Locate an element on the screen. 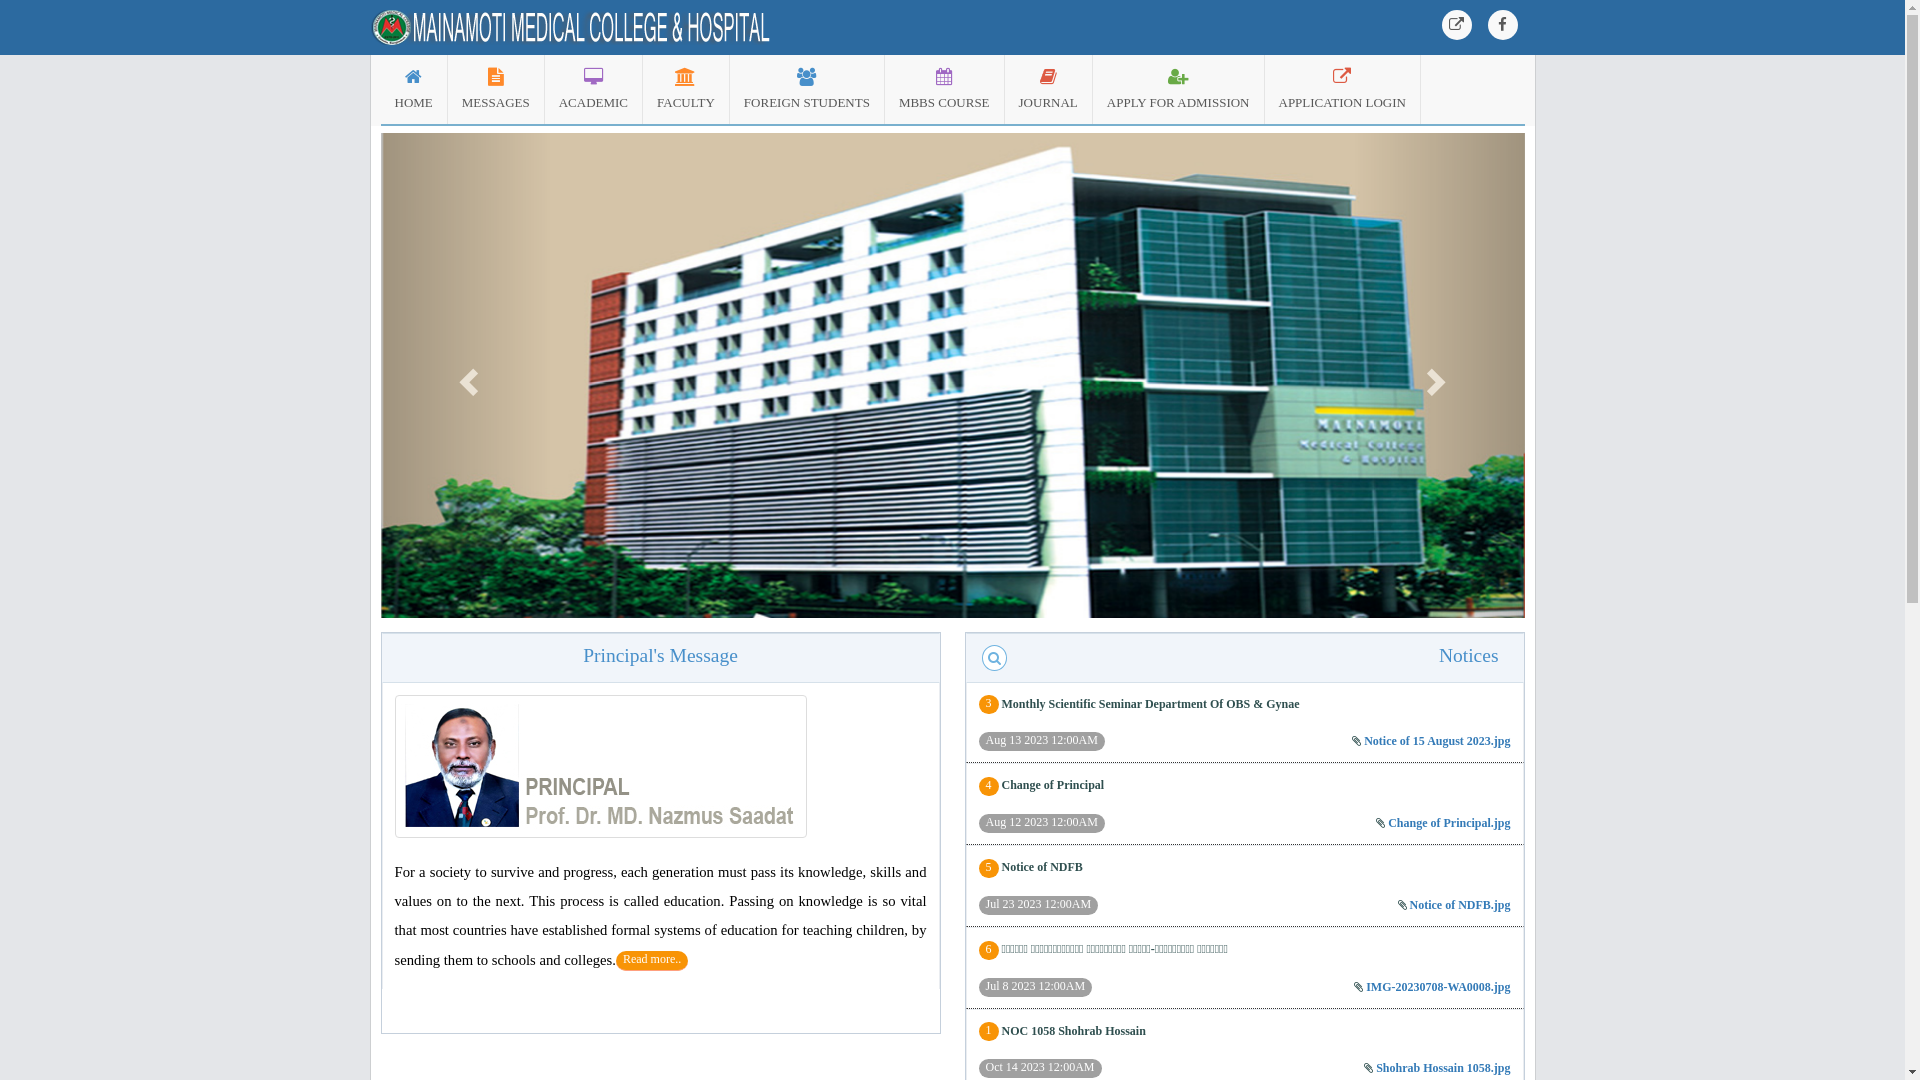  'IMG-20230708-WA0008.jpg' is located at coordinates (1437, 986).